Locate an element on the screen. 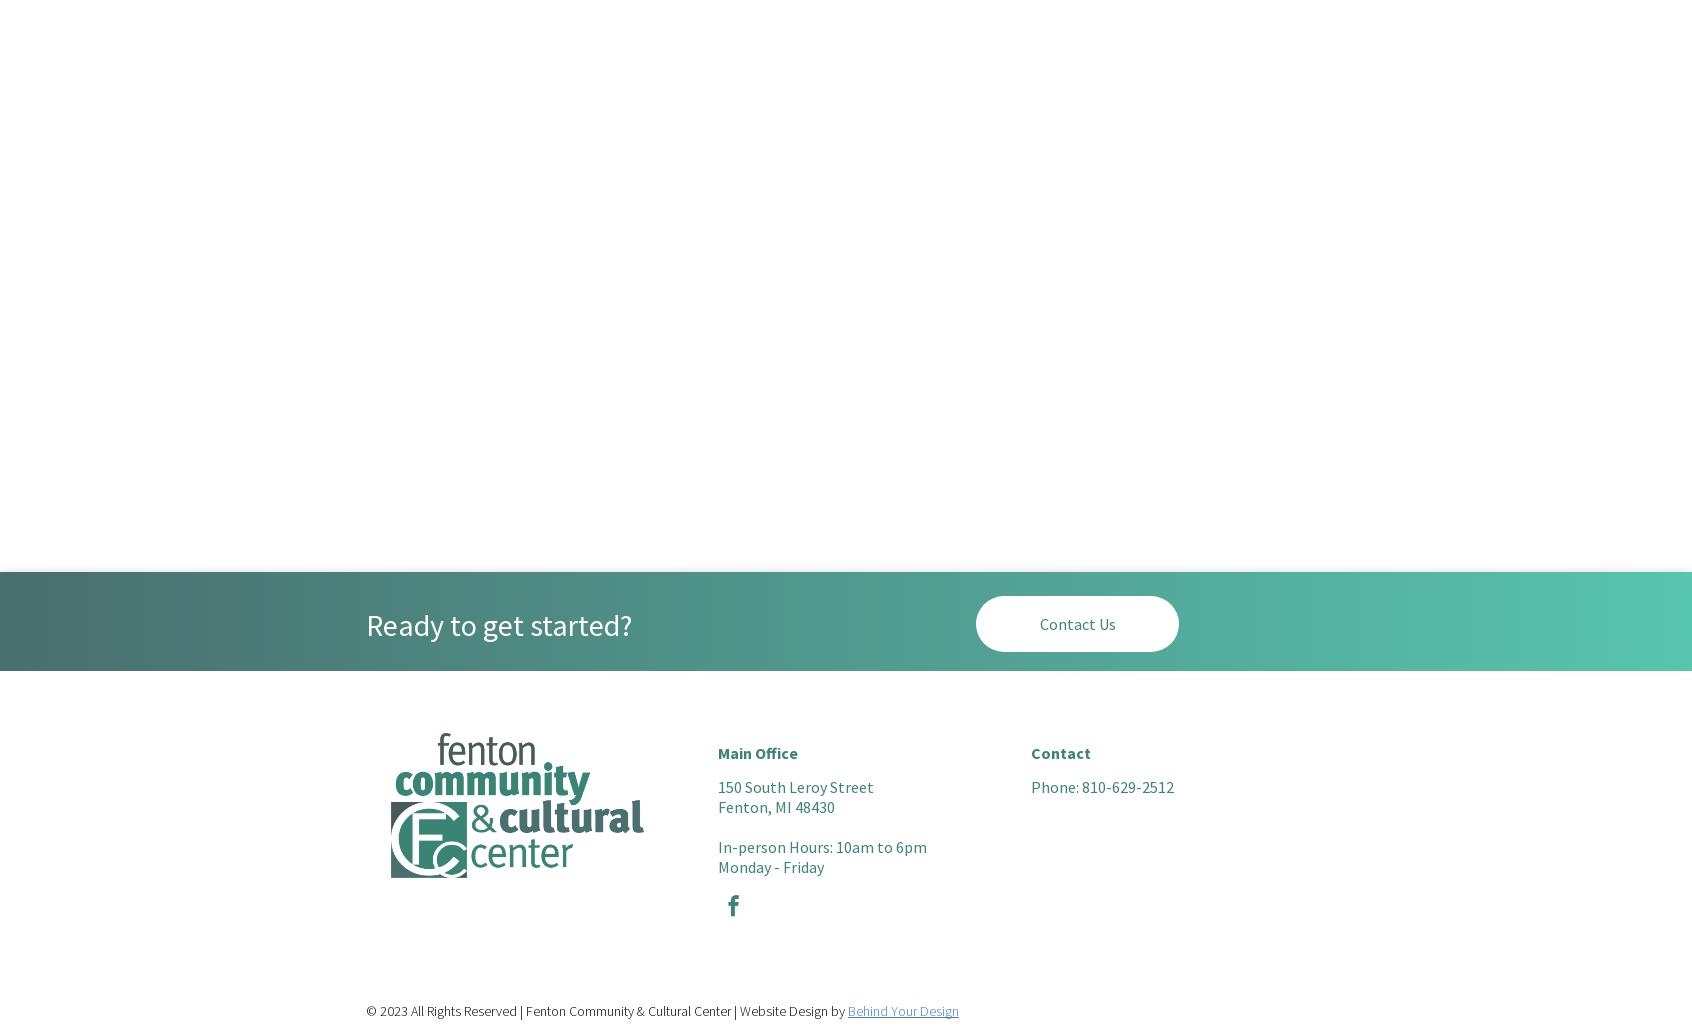 The height and width of the screenshot is (1036, 1692). 'Behind Your Design' is located at coordinates (902, 1011).